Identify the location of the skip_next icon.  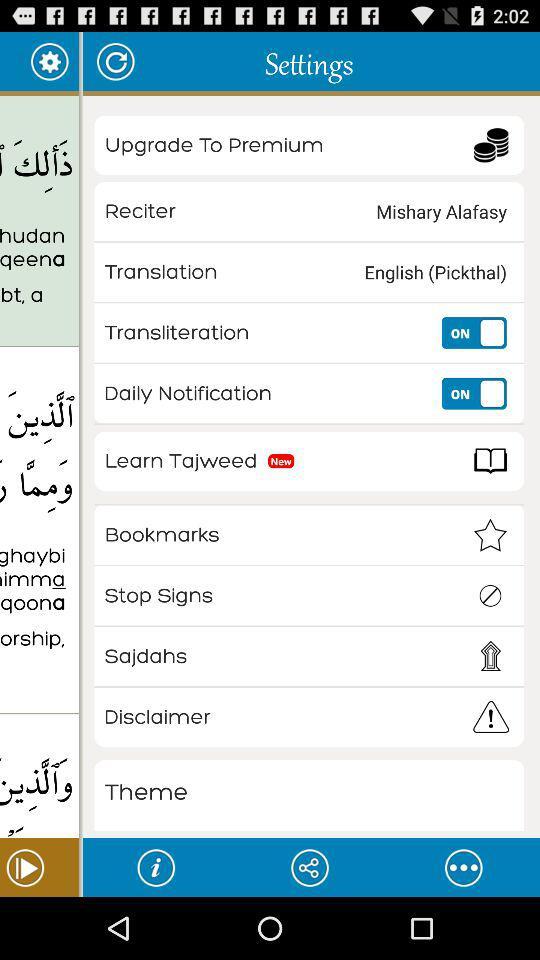
(39, 928).